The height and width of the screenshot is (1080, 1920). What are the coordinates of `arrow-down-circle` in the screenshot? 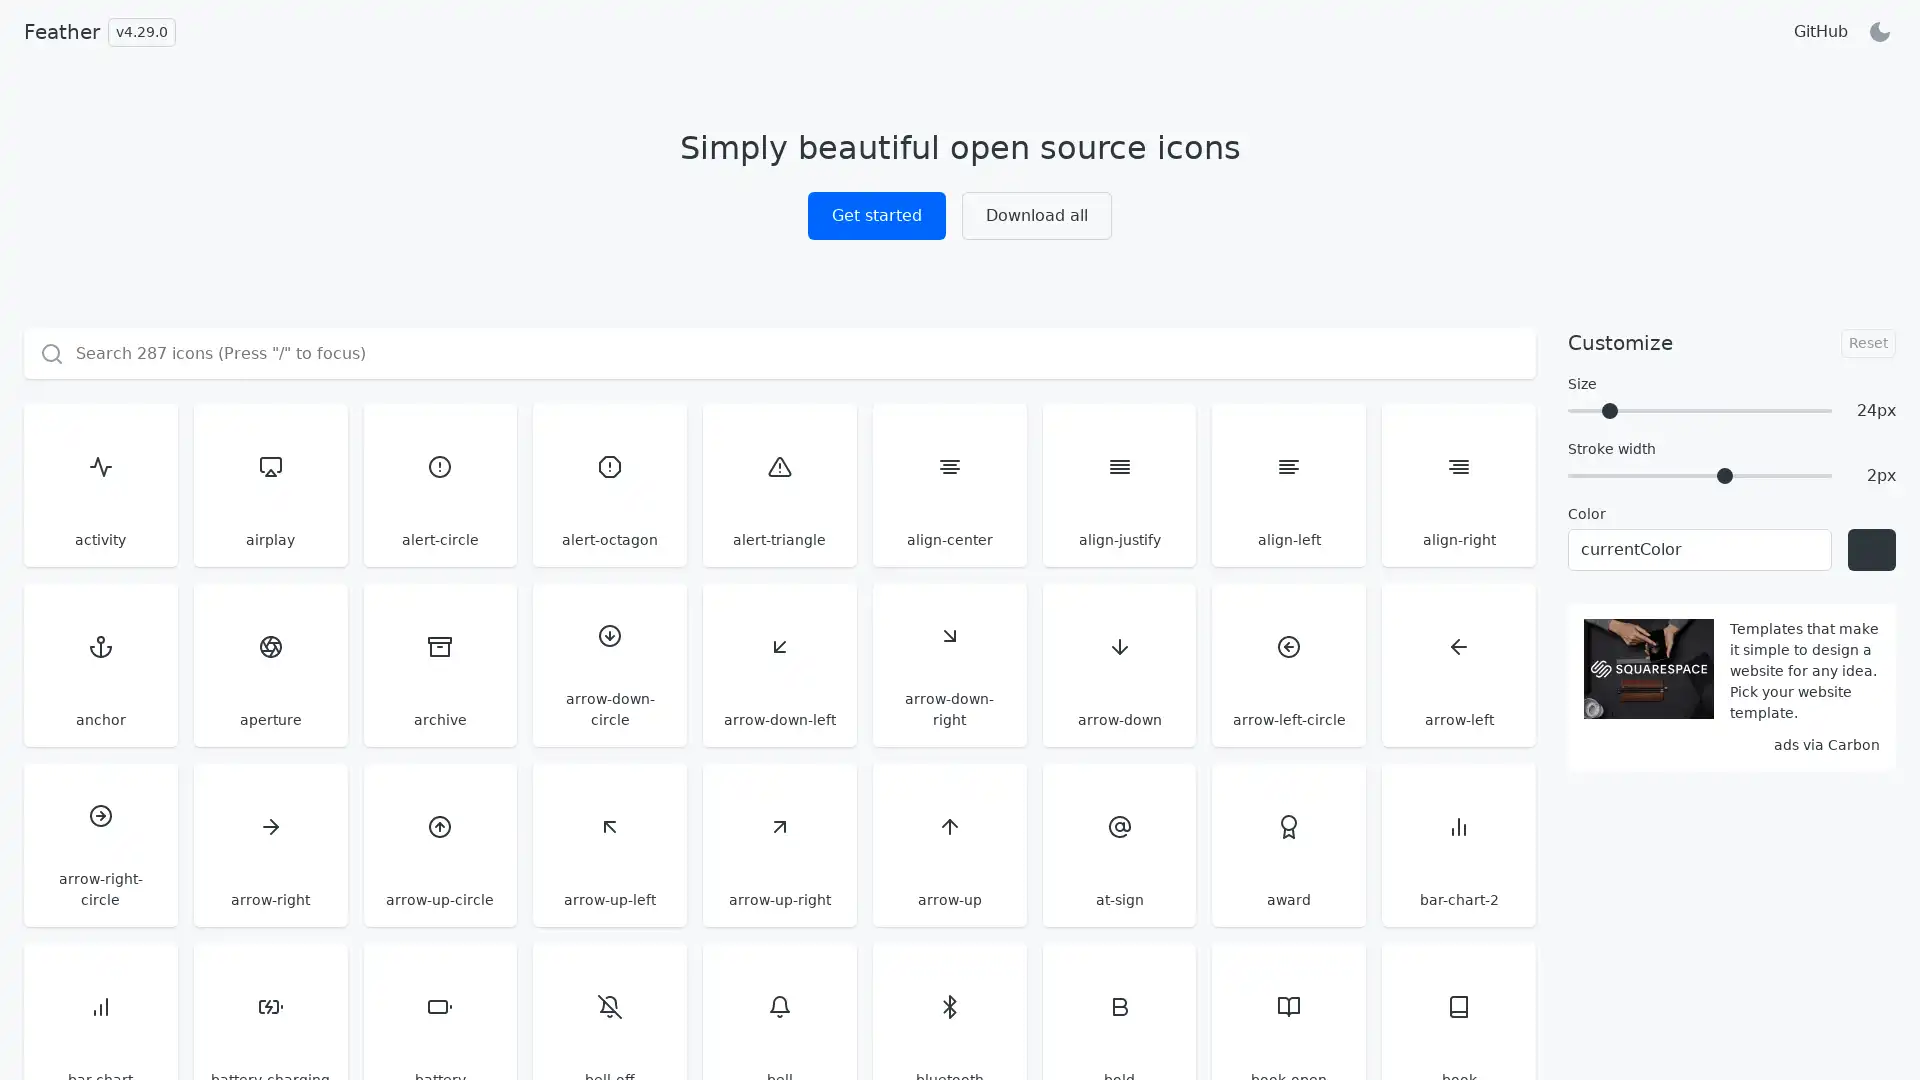 It's located at (608, 664).